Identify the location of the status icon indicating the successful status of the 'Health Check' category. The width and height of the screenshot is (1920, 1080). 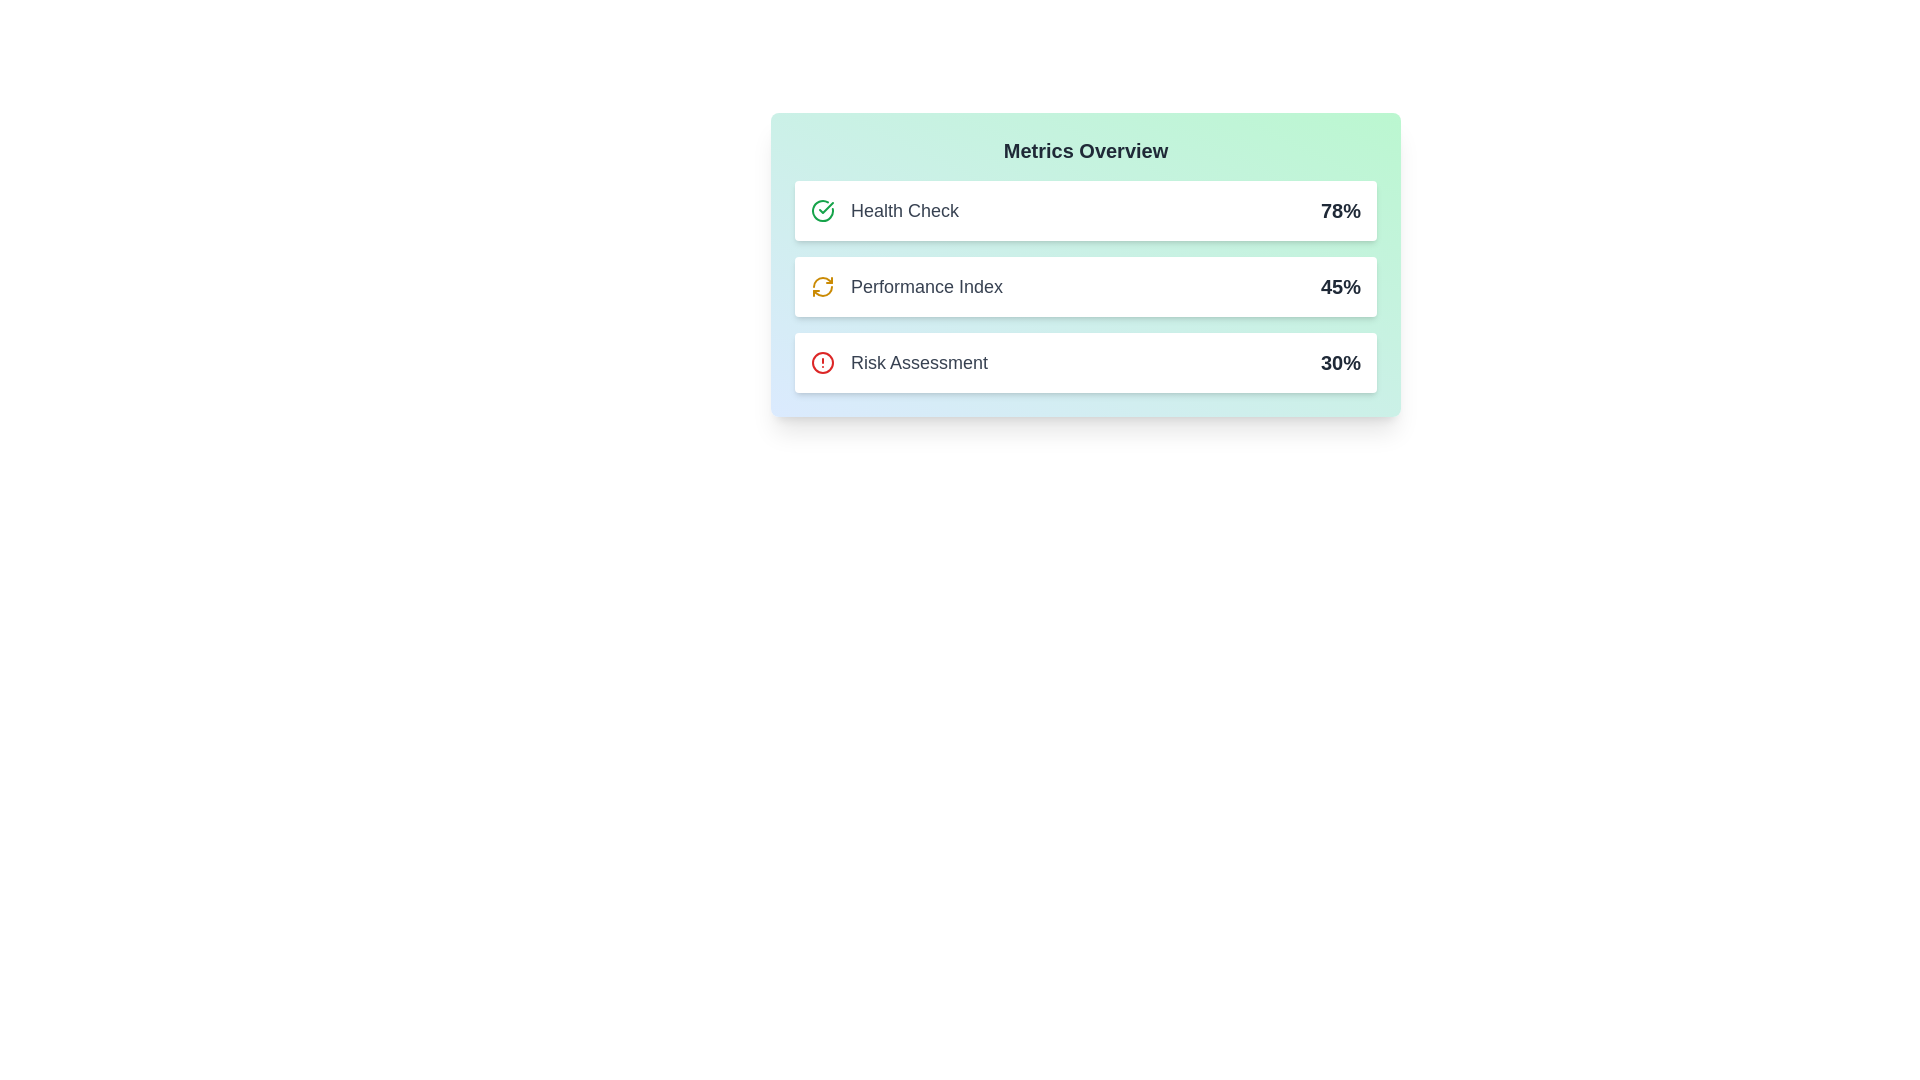
(822, 211).